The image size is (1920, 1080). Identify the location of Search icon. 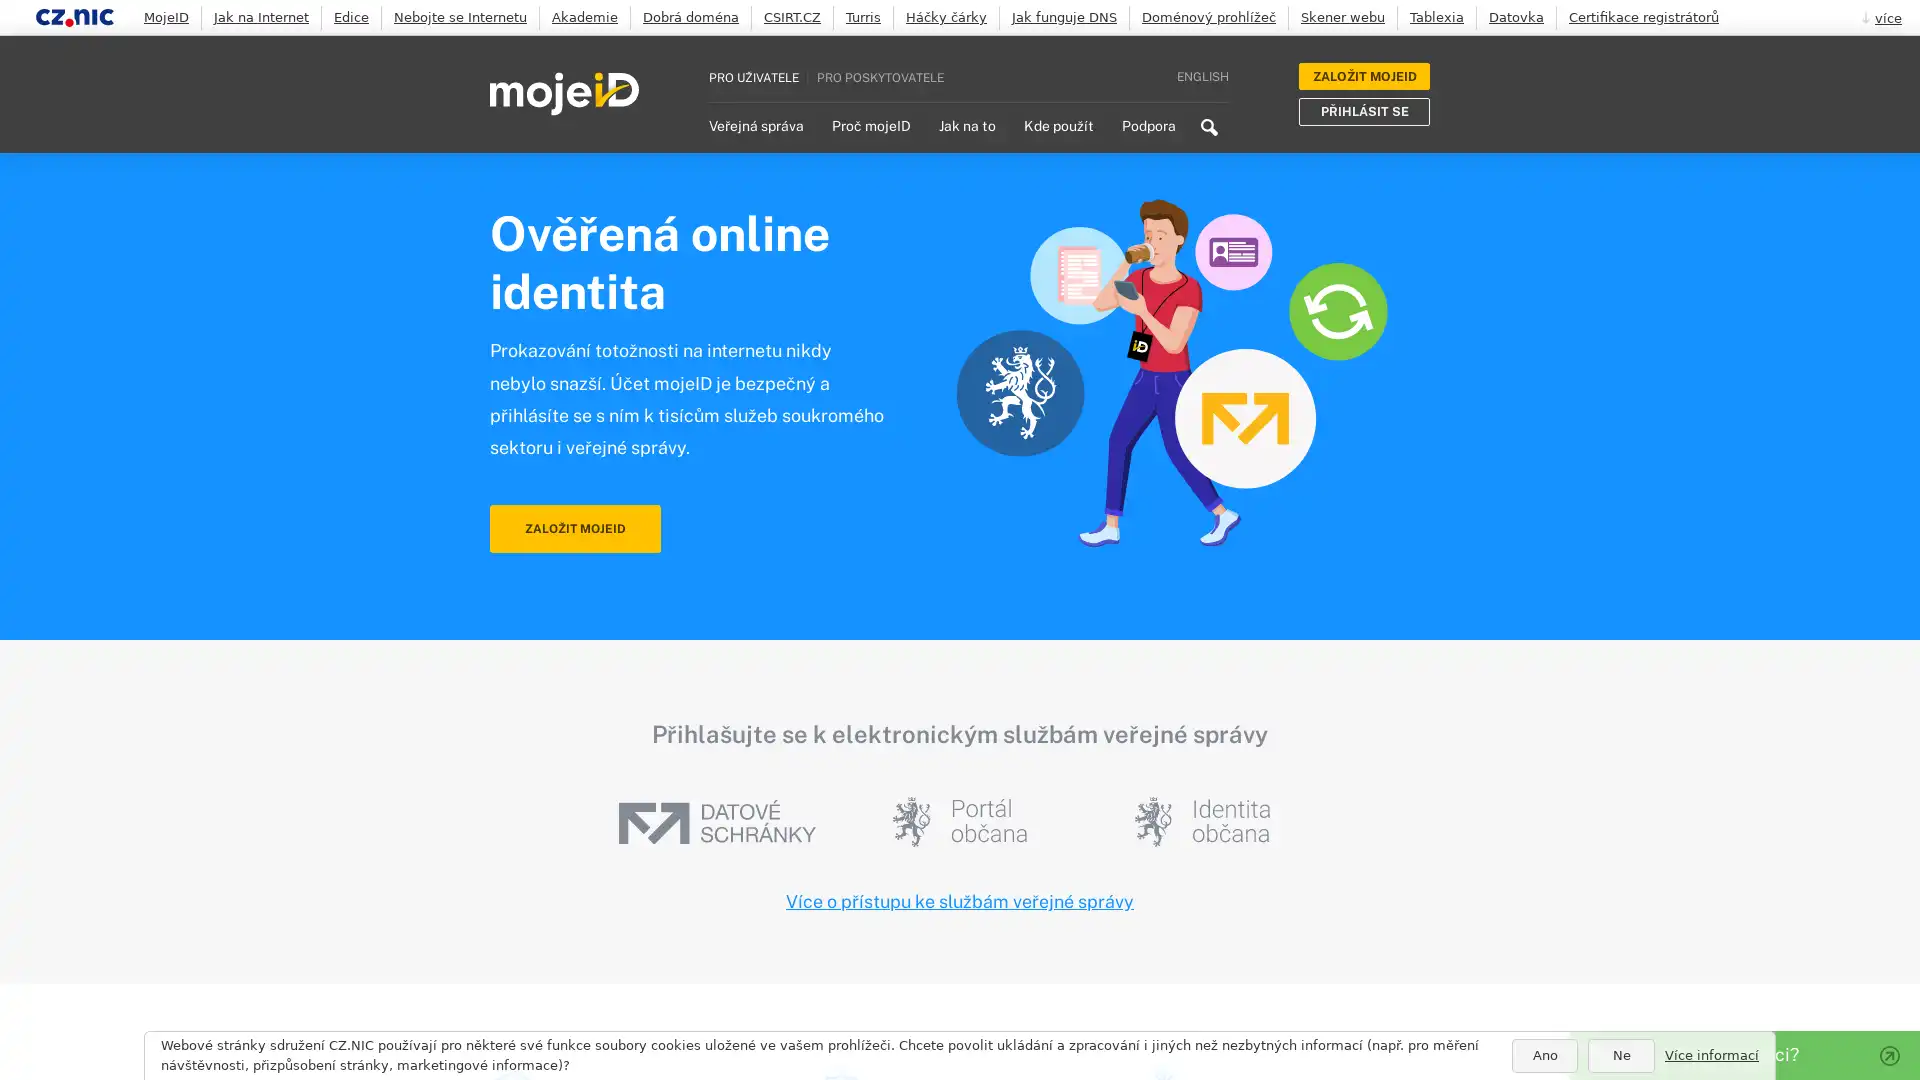
(1340, 82).